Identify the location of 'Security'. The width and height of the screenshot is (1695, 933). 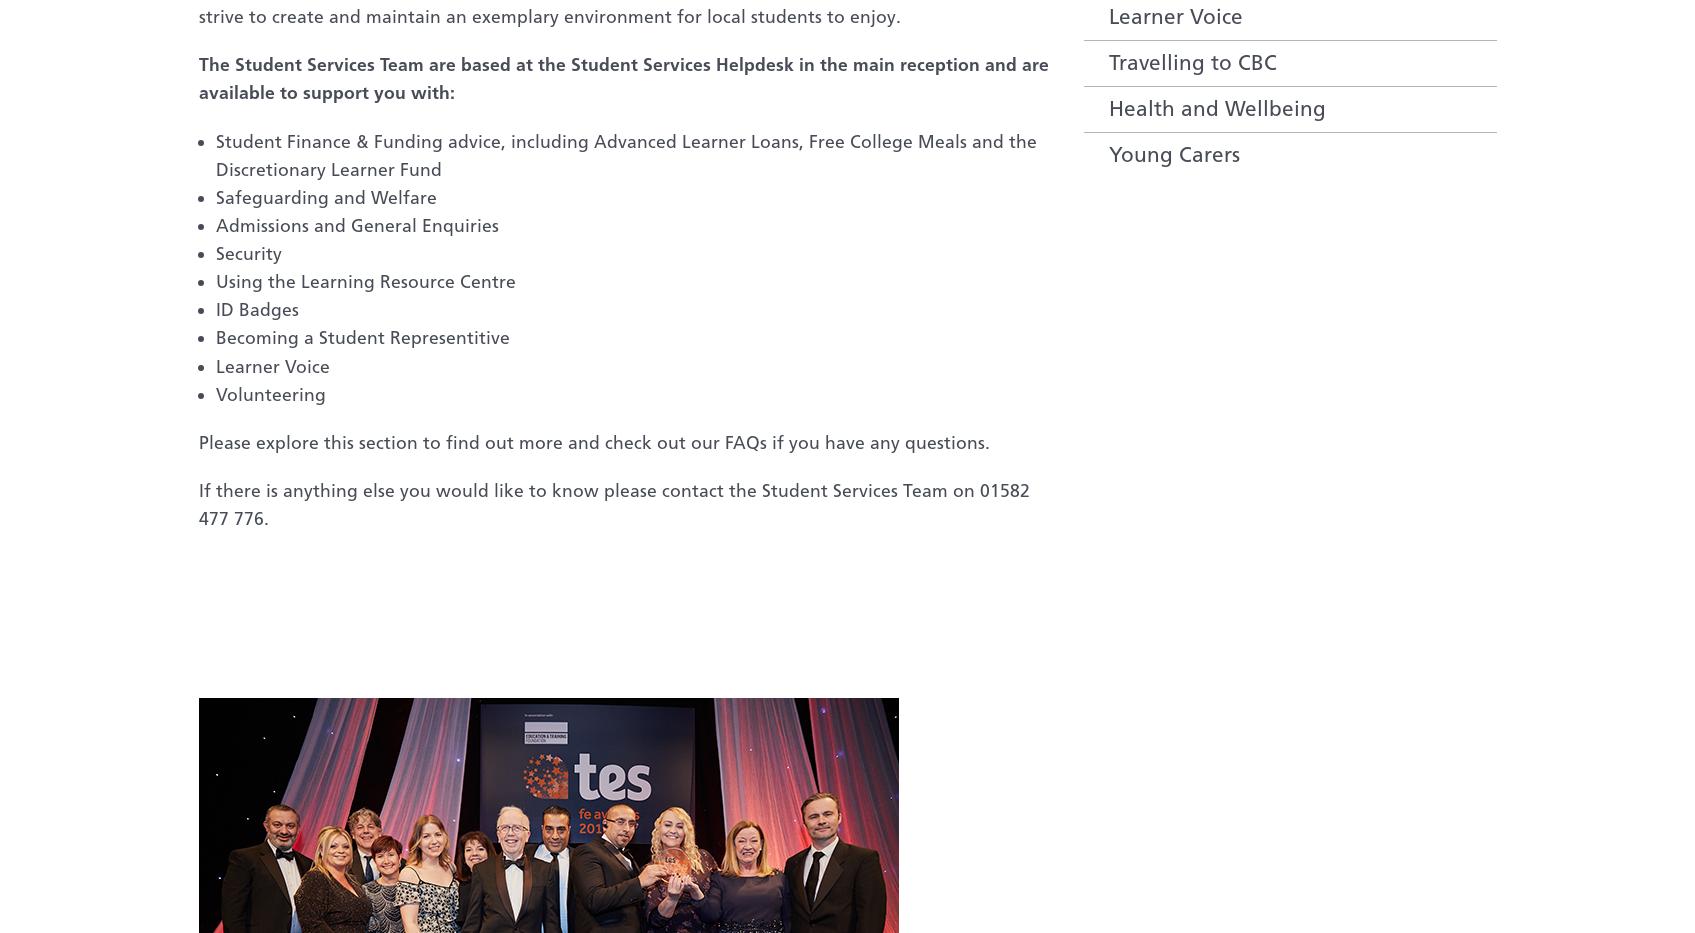
(247, 252).